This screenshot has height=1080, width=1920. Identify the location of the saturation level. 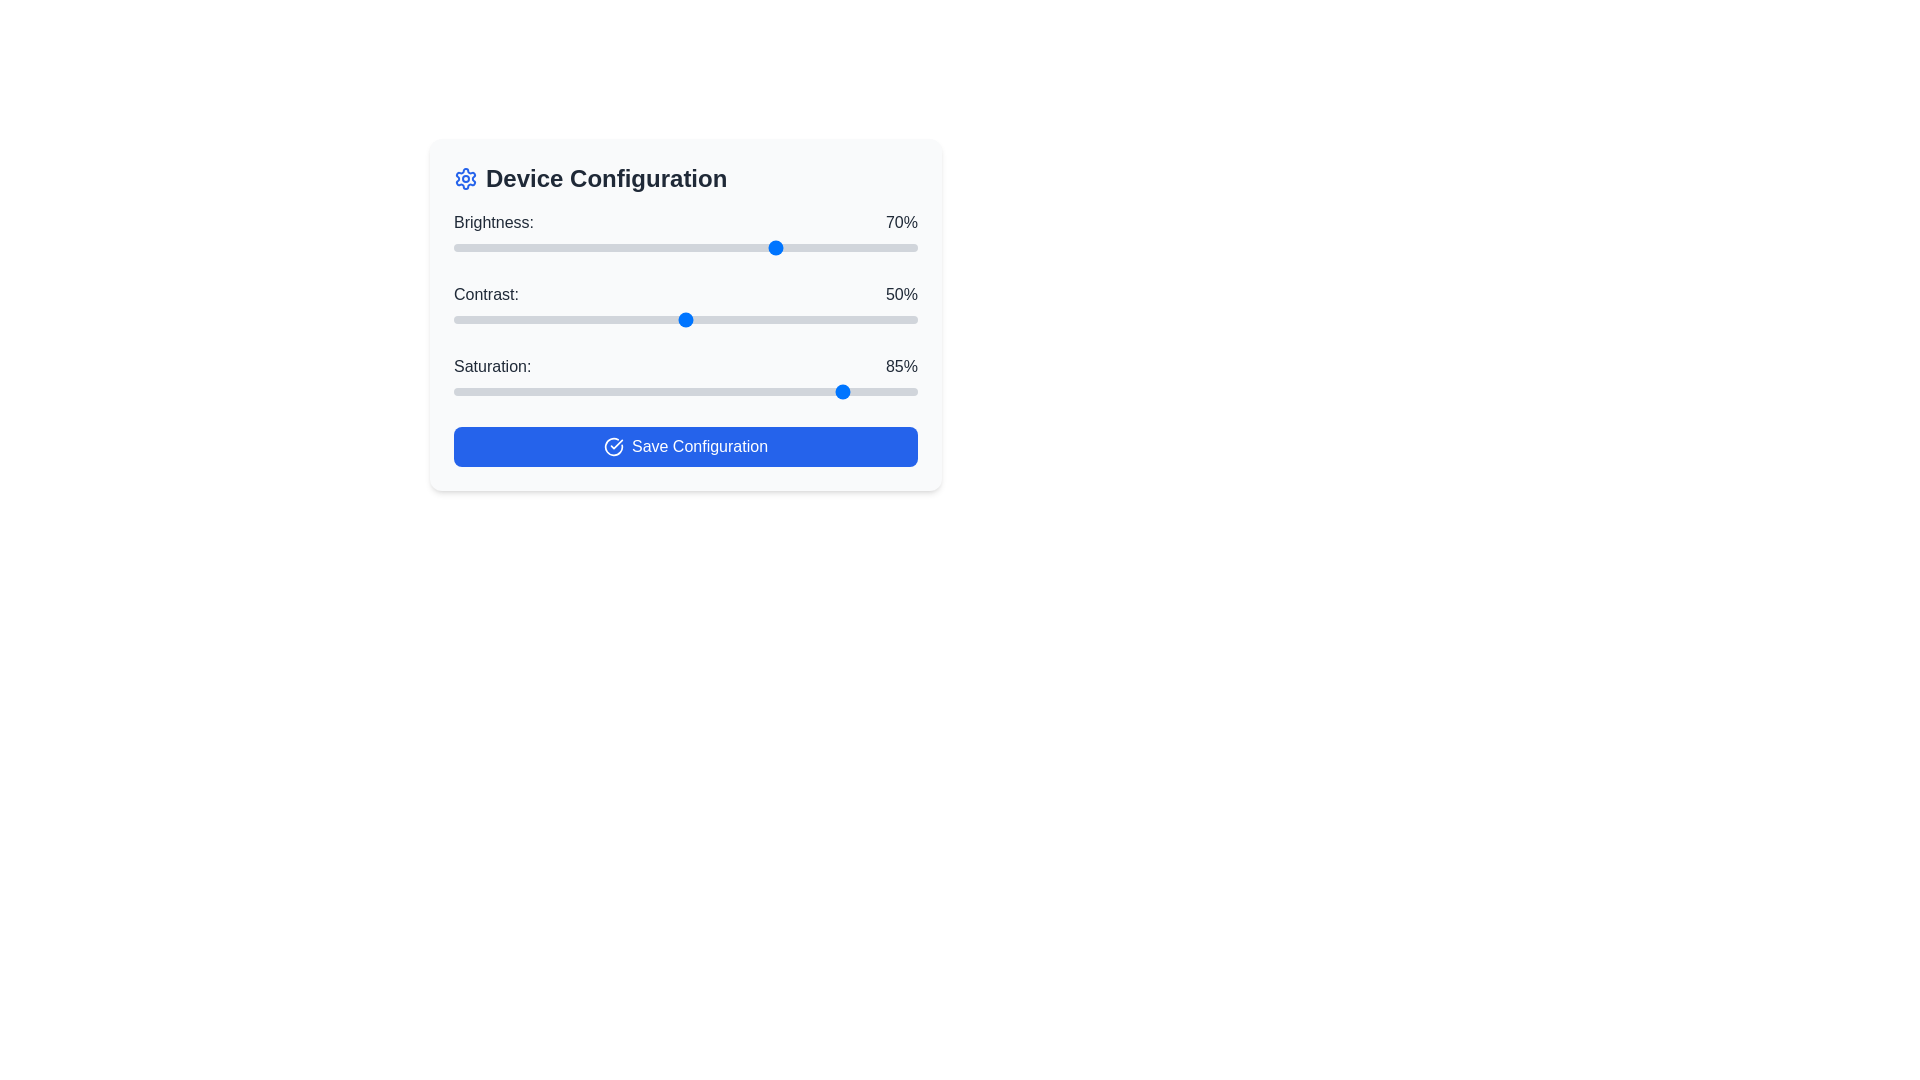
(709, 392).